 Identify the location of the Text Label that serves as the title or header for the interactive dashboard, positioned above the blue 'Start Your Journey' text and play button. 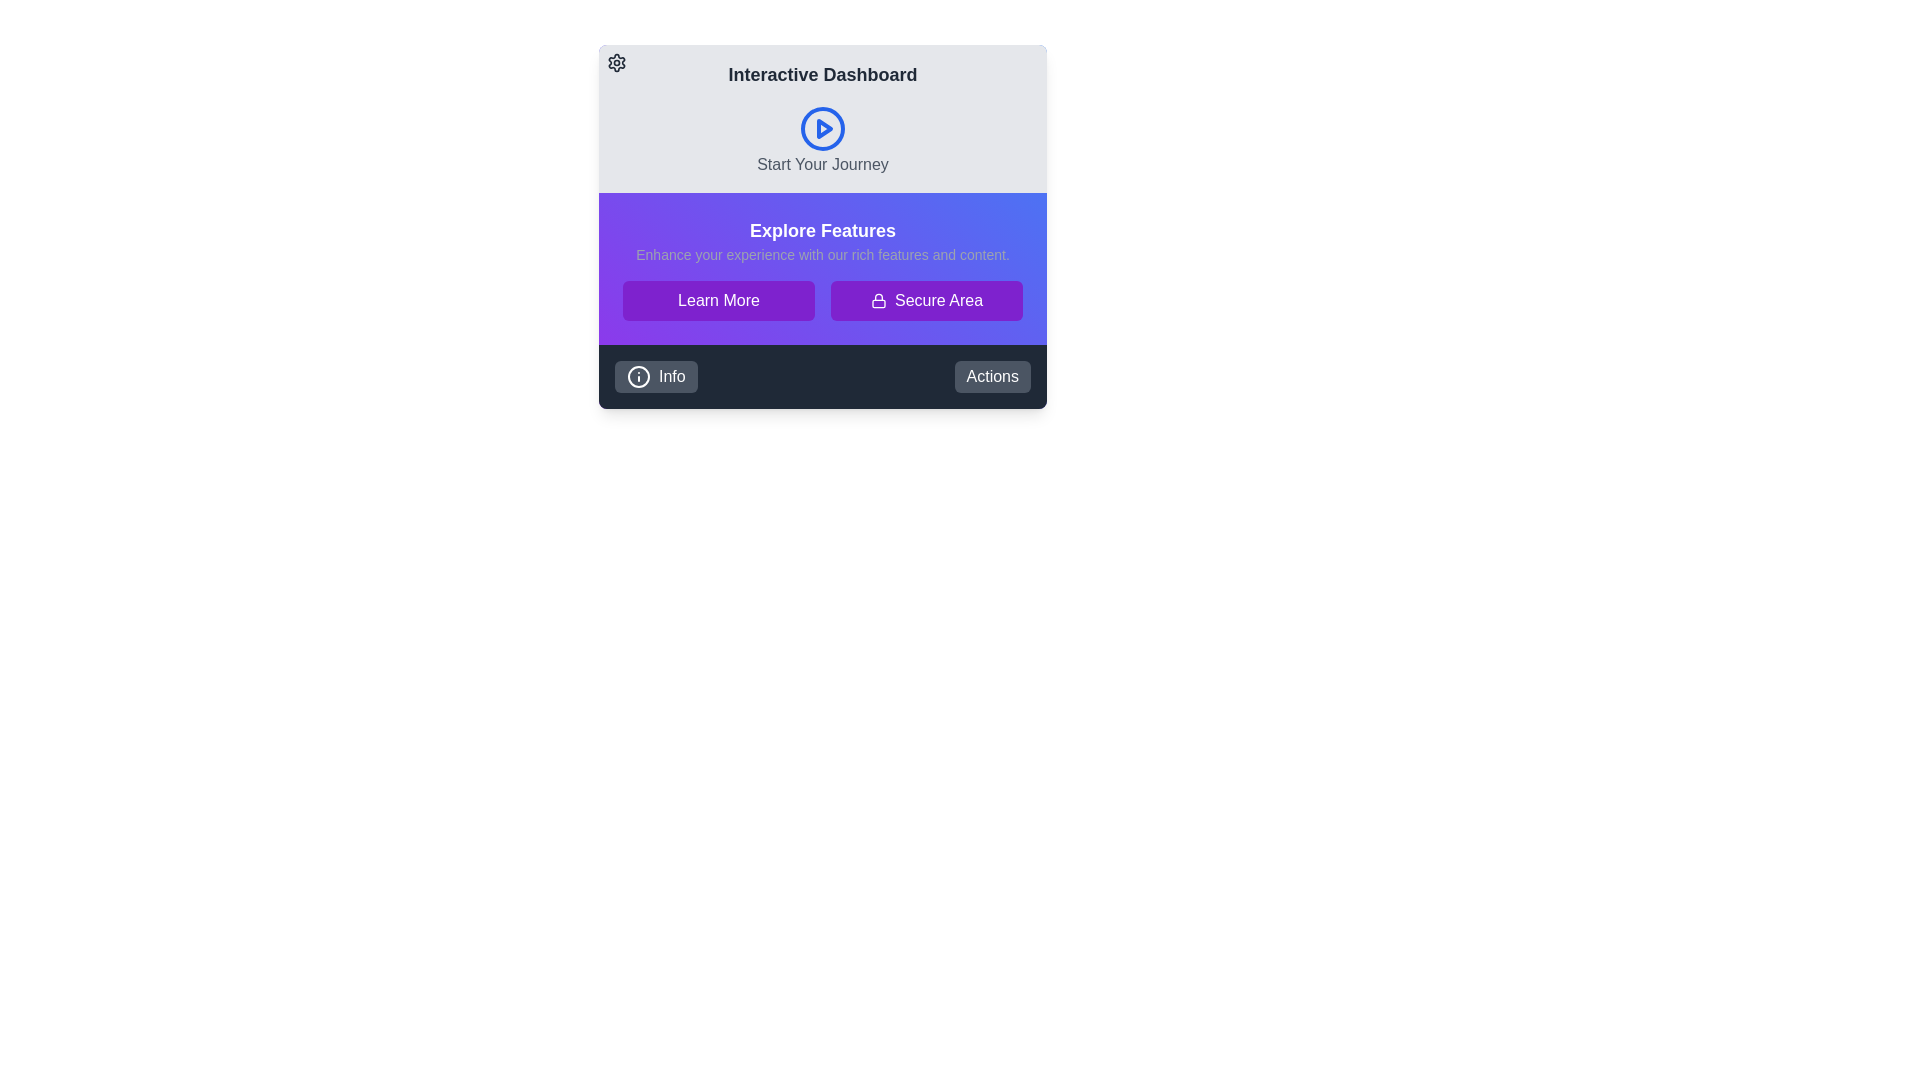
(822, 73).